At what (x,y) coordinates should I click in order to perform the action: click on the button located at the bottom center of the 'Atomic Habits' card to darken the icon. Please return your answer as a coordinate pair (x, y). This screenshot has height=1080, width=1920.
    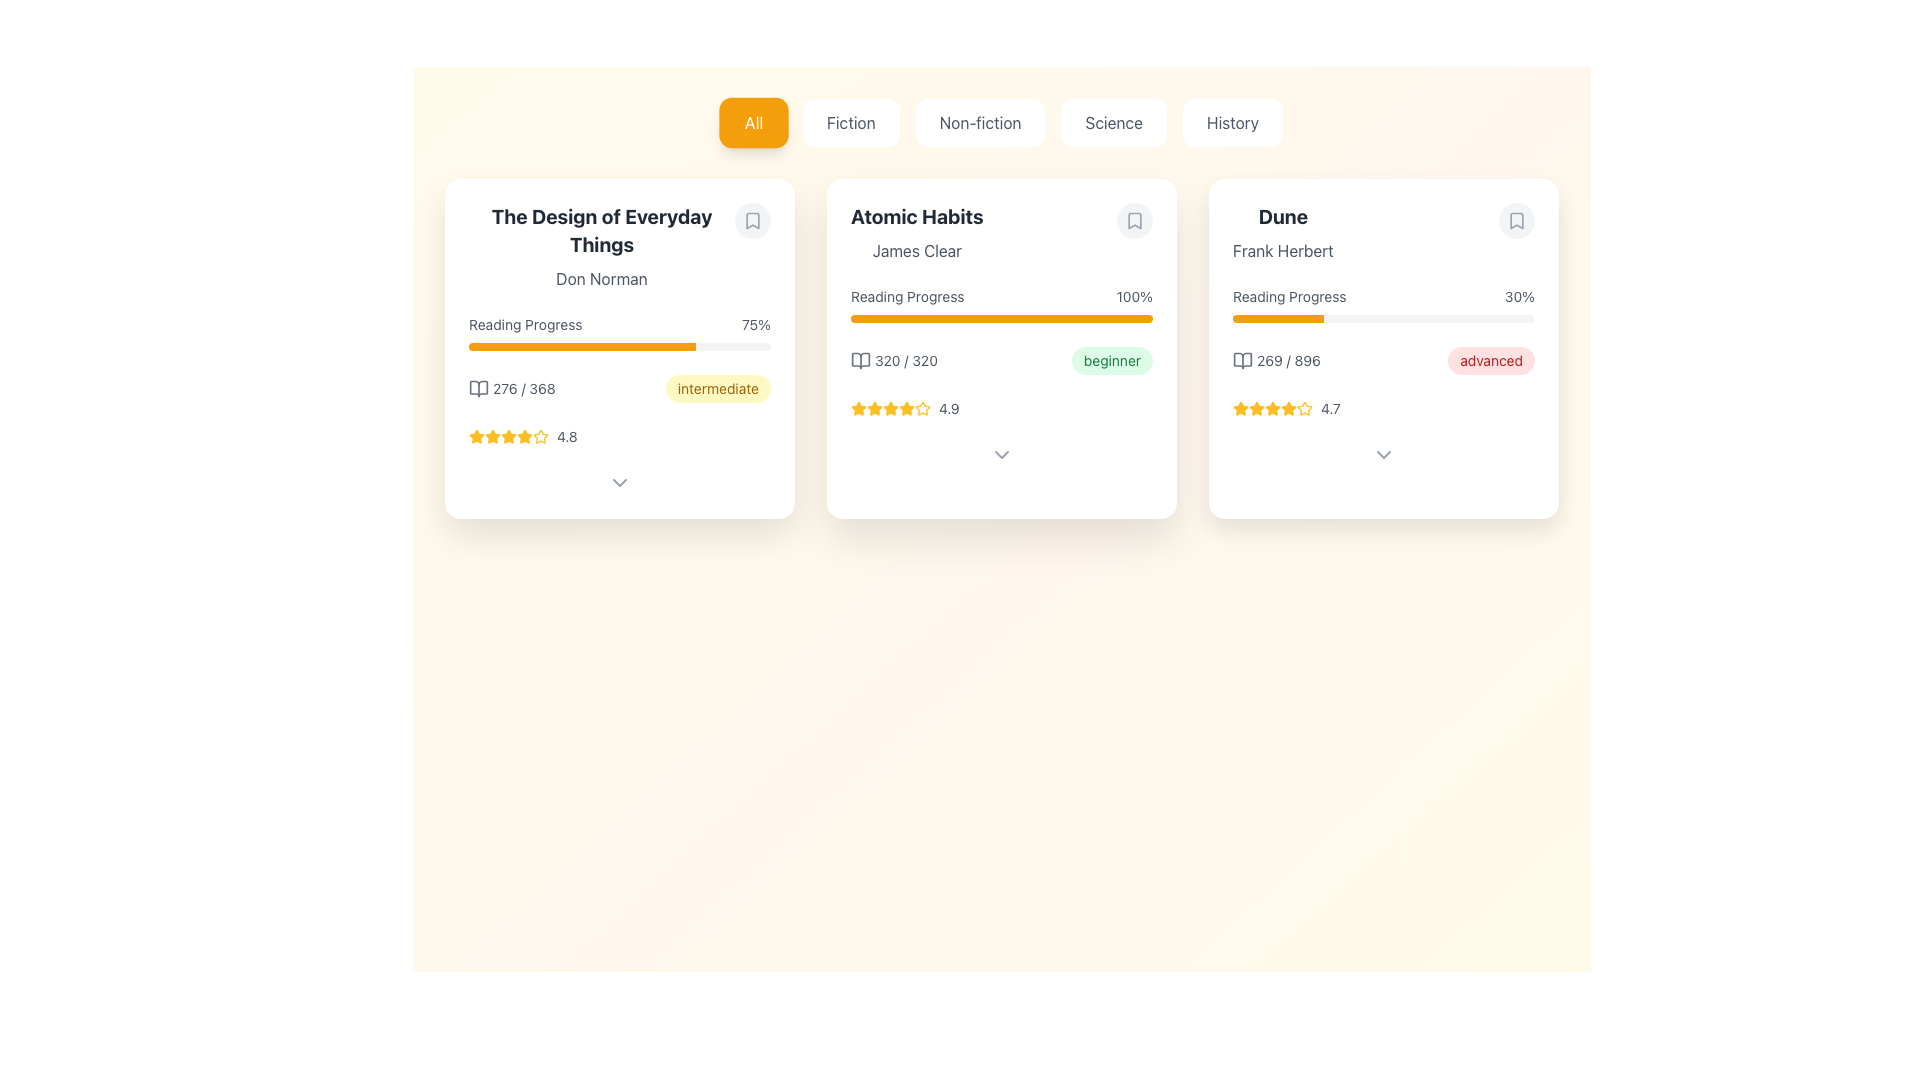
    Looking at the image, I should click on (1002, 455).